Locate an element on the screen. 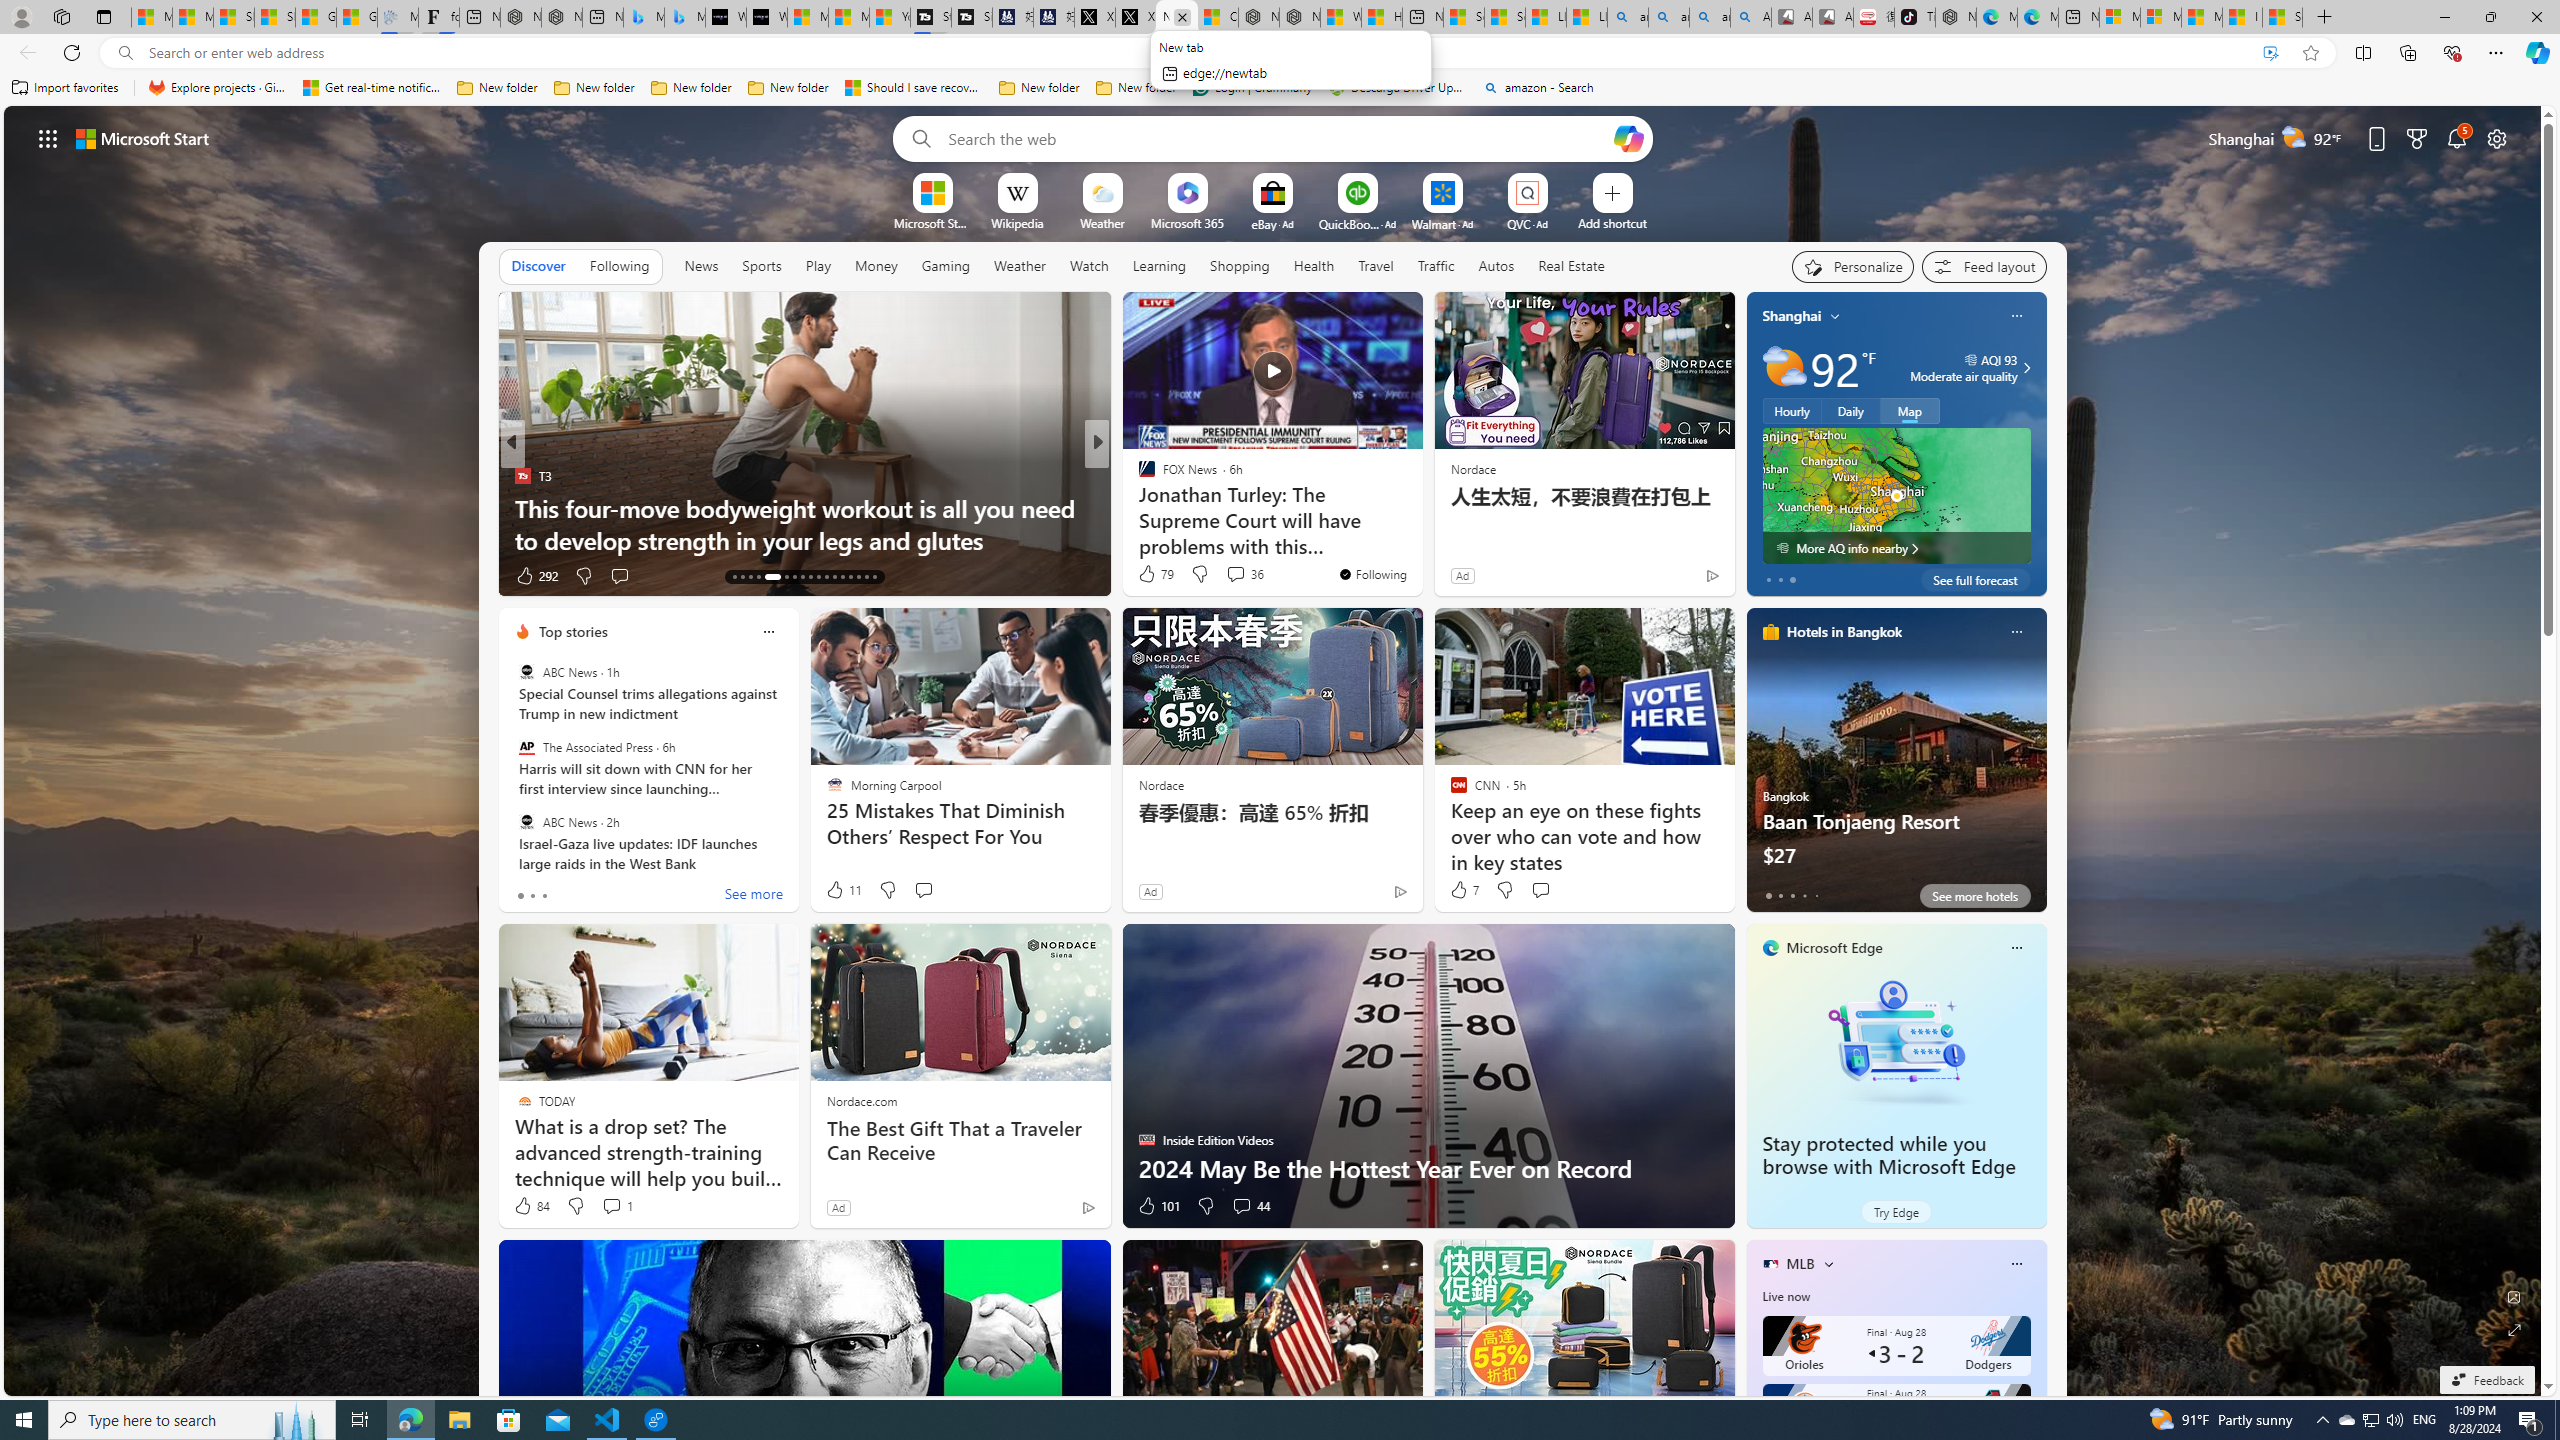  'Gaming' is located at coordinates (945, 265).